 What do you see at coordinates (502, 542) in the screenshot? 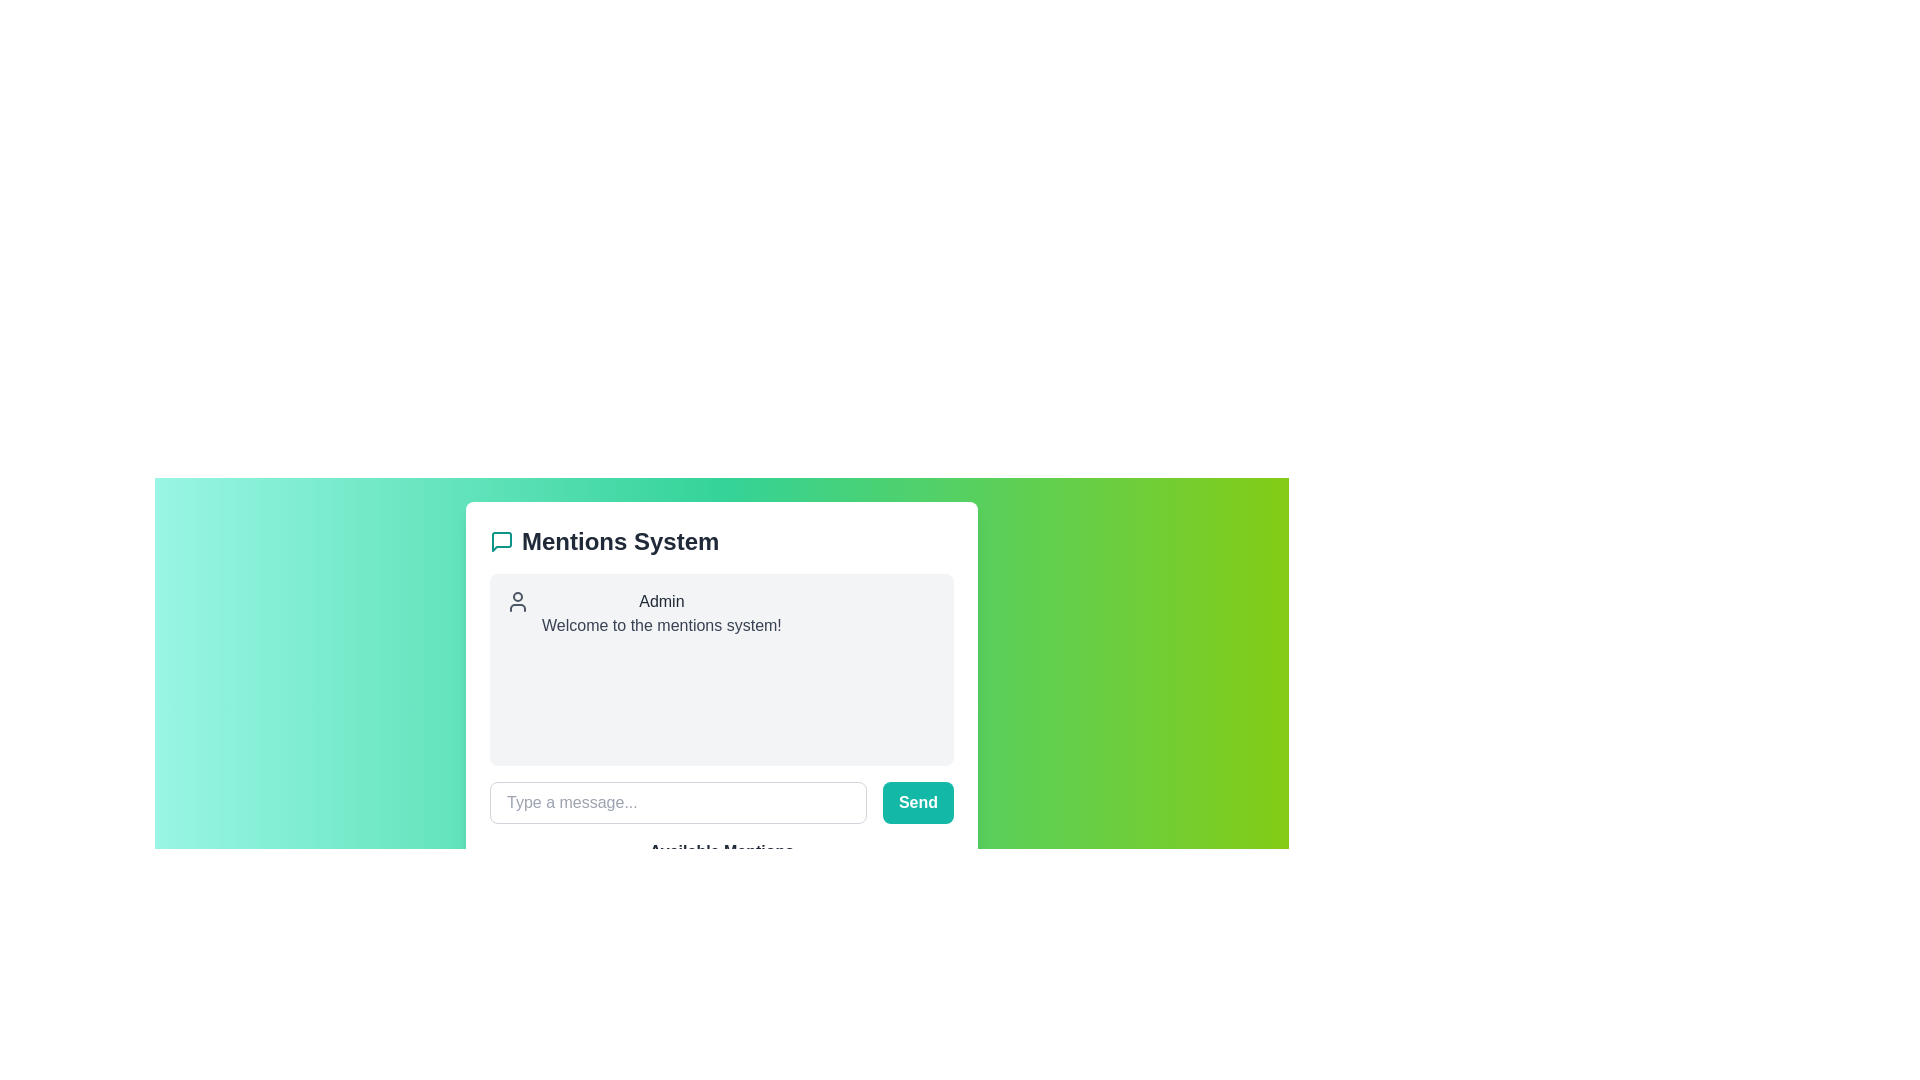
I see `the messaging icon located to the left of the 'Mentions System' header, which represents chat functionalities` at bounding box center [502, 542].